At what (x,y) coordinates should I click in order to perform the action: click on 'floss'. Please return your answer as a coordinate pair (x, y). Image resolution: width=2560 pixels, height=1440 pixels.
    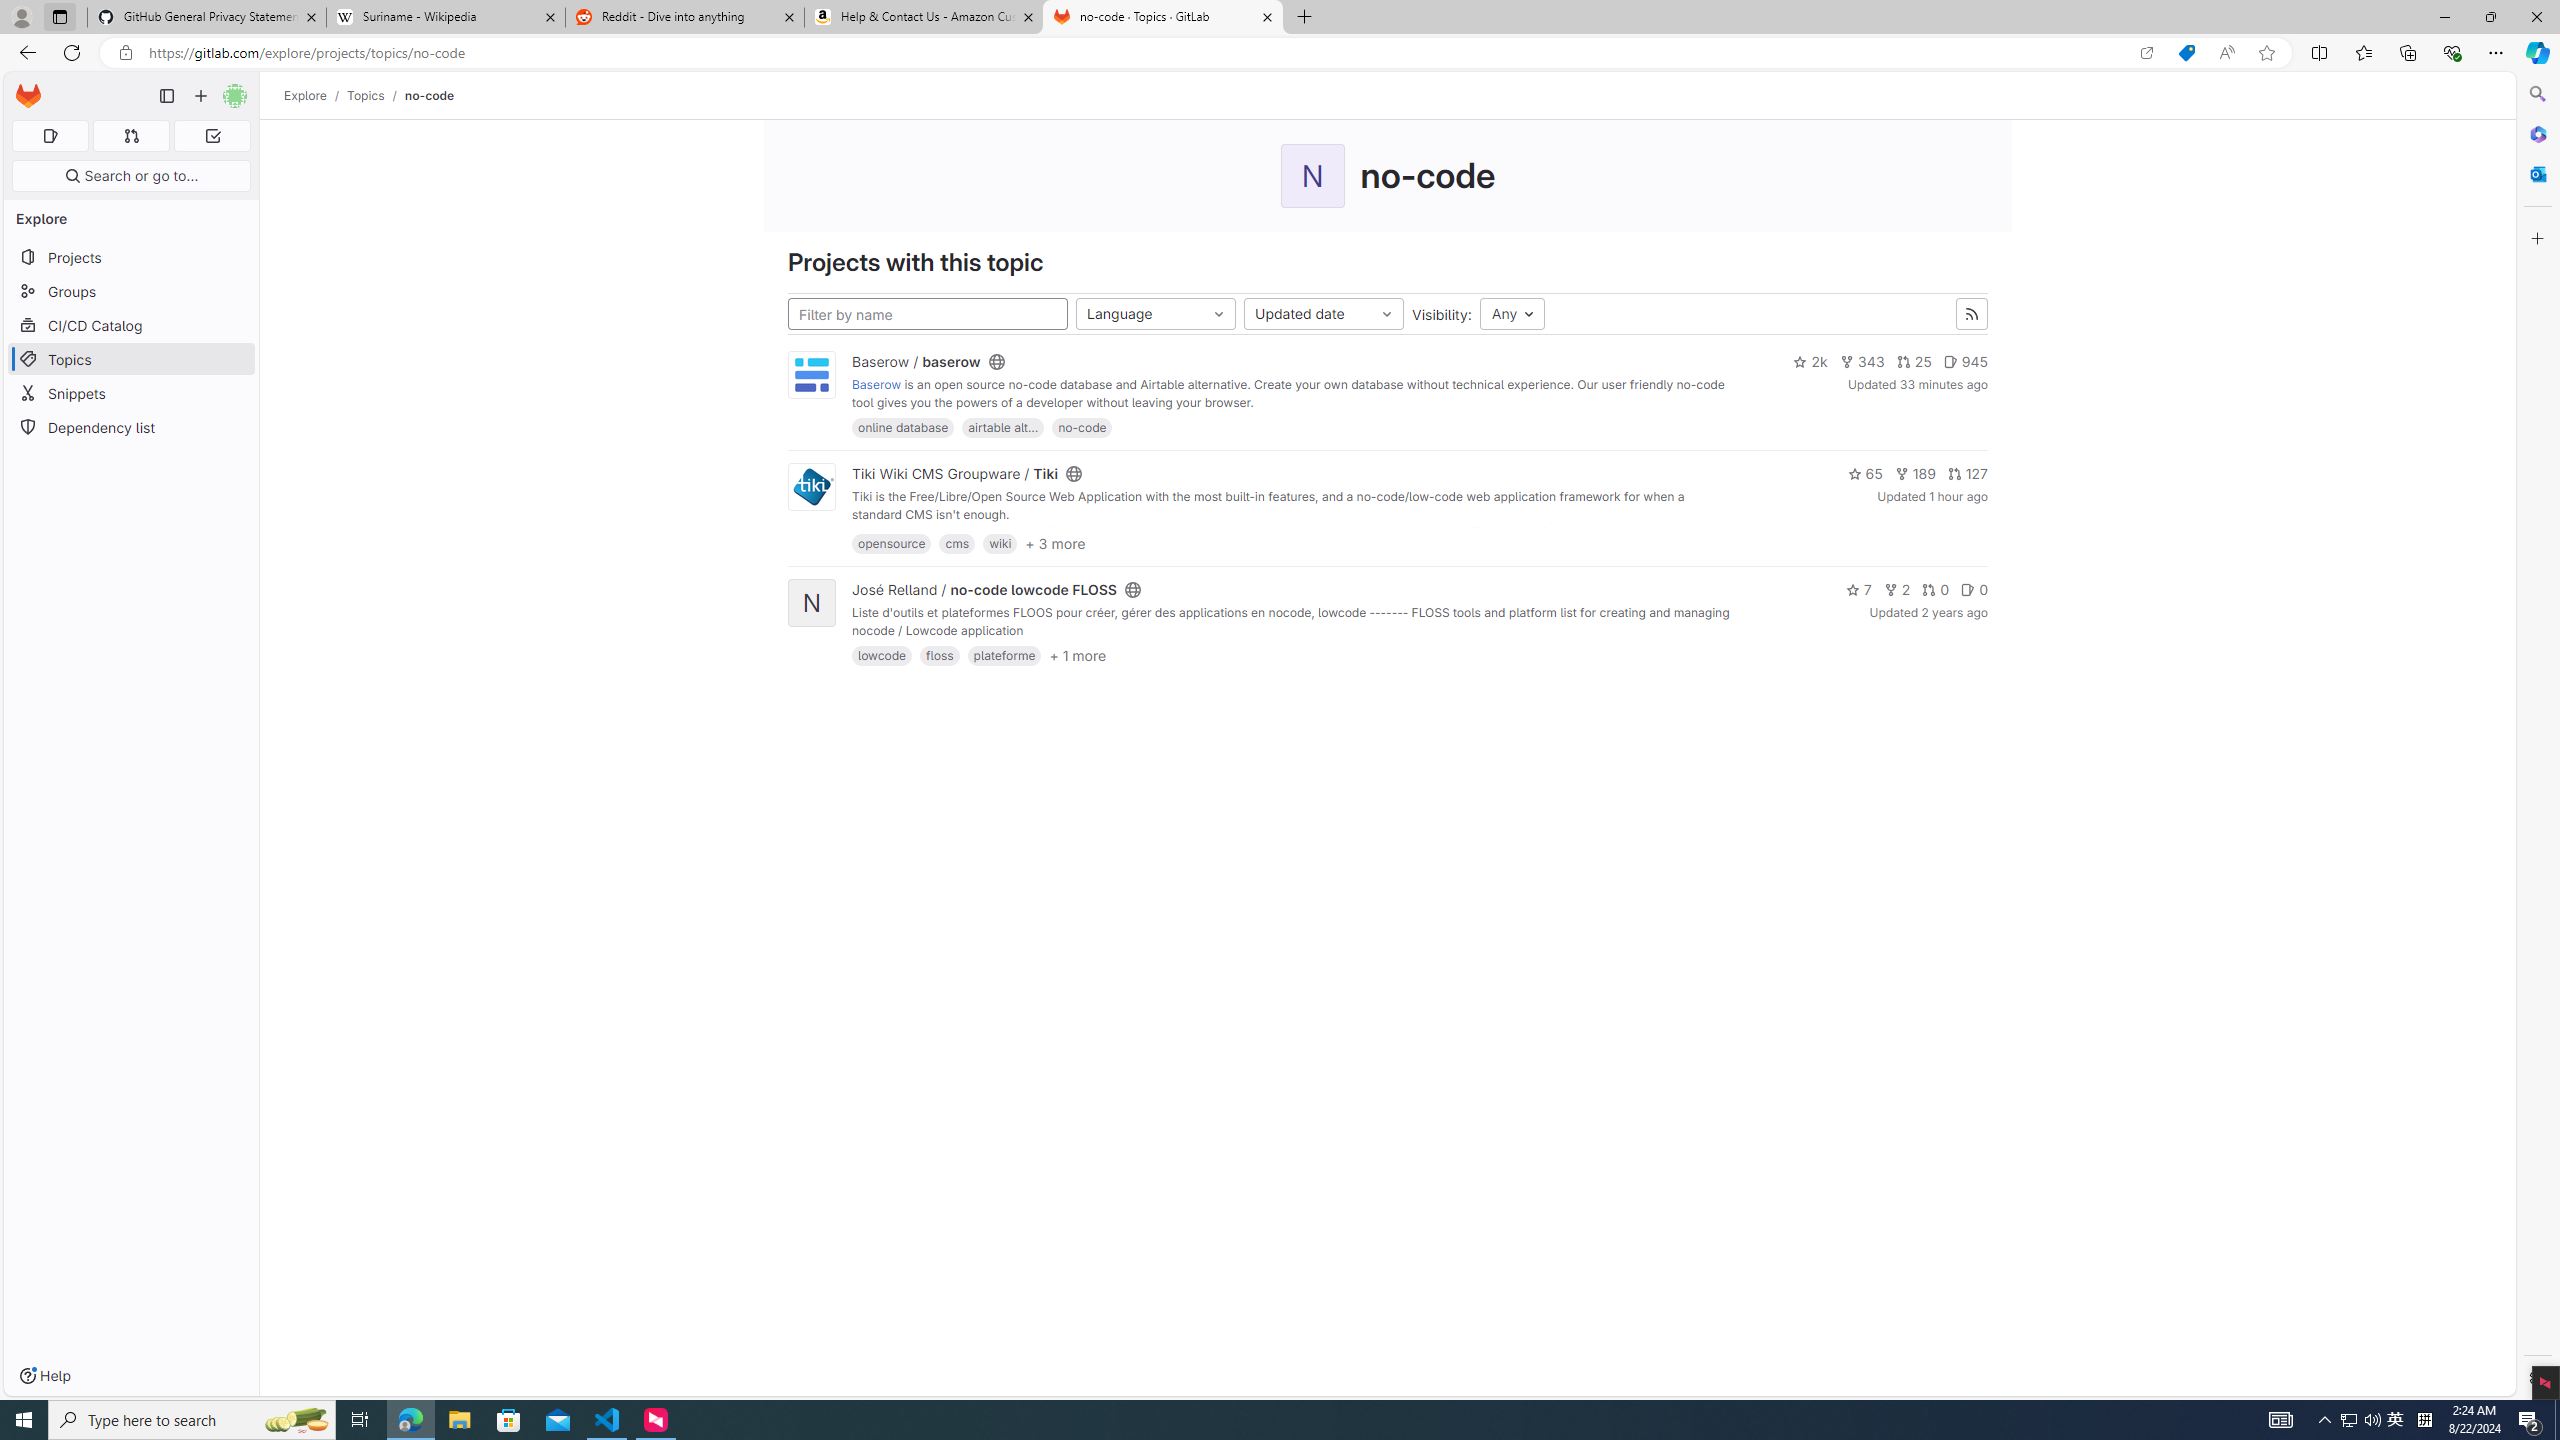
    Looking at the image, I should click on (939, 654).